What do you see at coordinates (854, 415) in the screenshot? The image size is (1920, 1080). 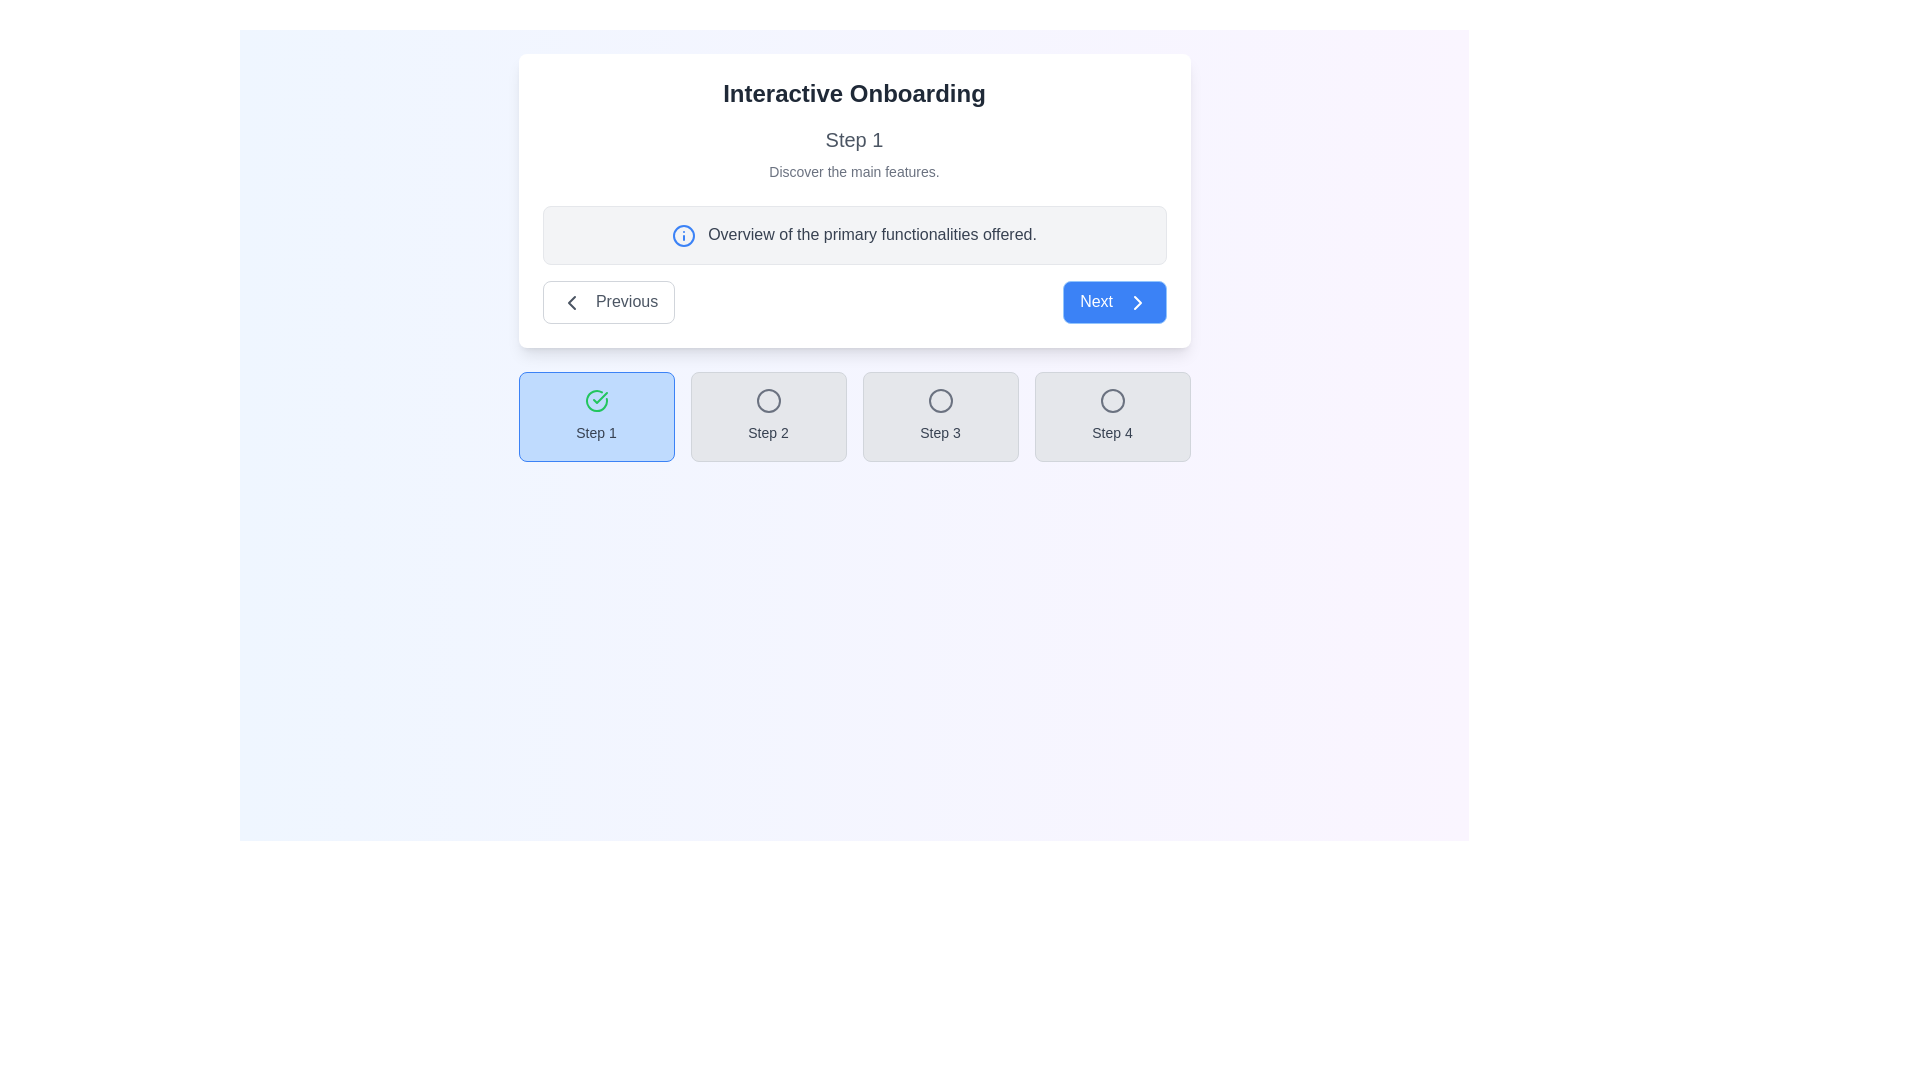 I see `the grid items of the Progress indicator located at the bottom part of the onboarding interface` at bounding box center [854, 415].